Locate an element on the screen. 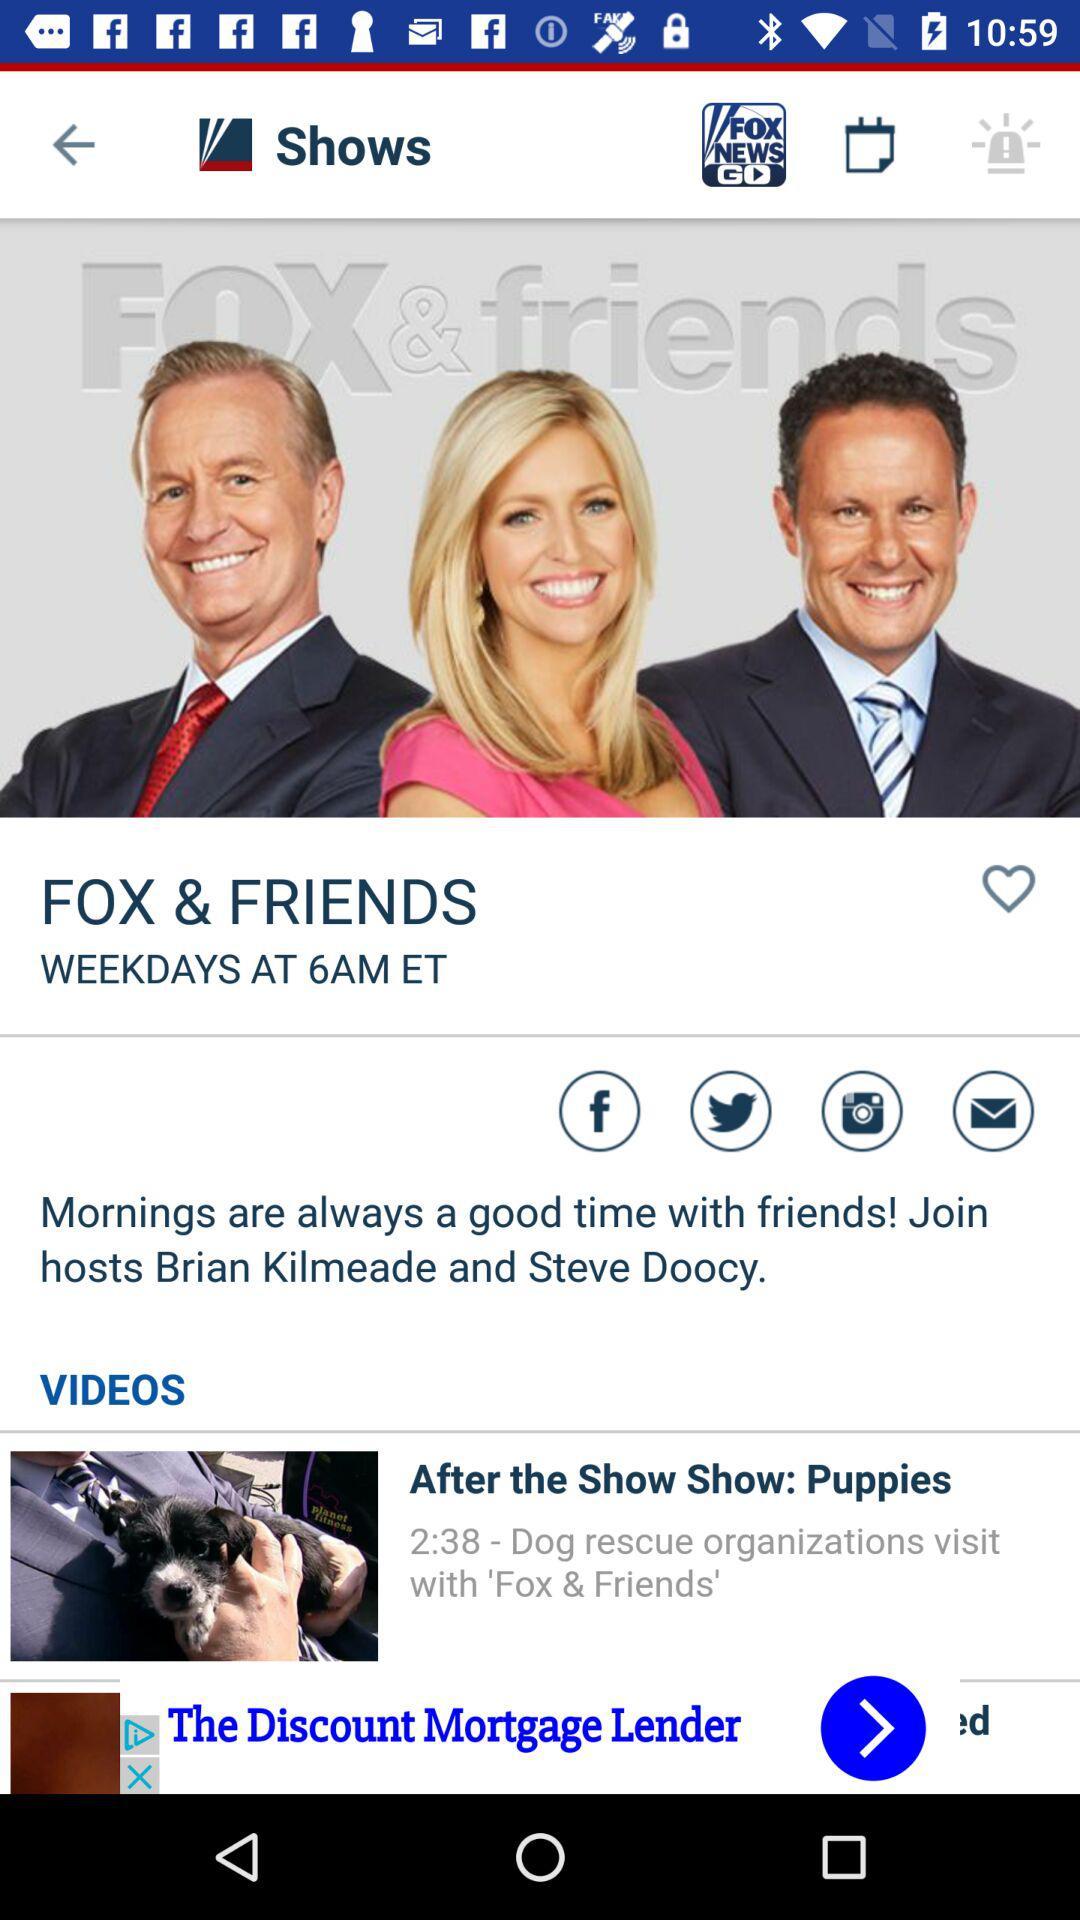 The width and height of the screenshot is (1080, 1920). the icon which is beside the fox news go icon is located at coordinates (869, 143).